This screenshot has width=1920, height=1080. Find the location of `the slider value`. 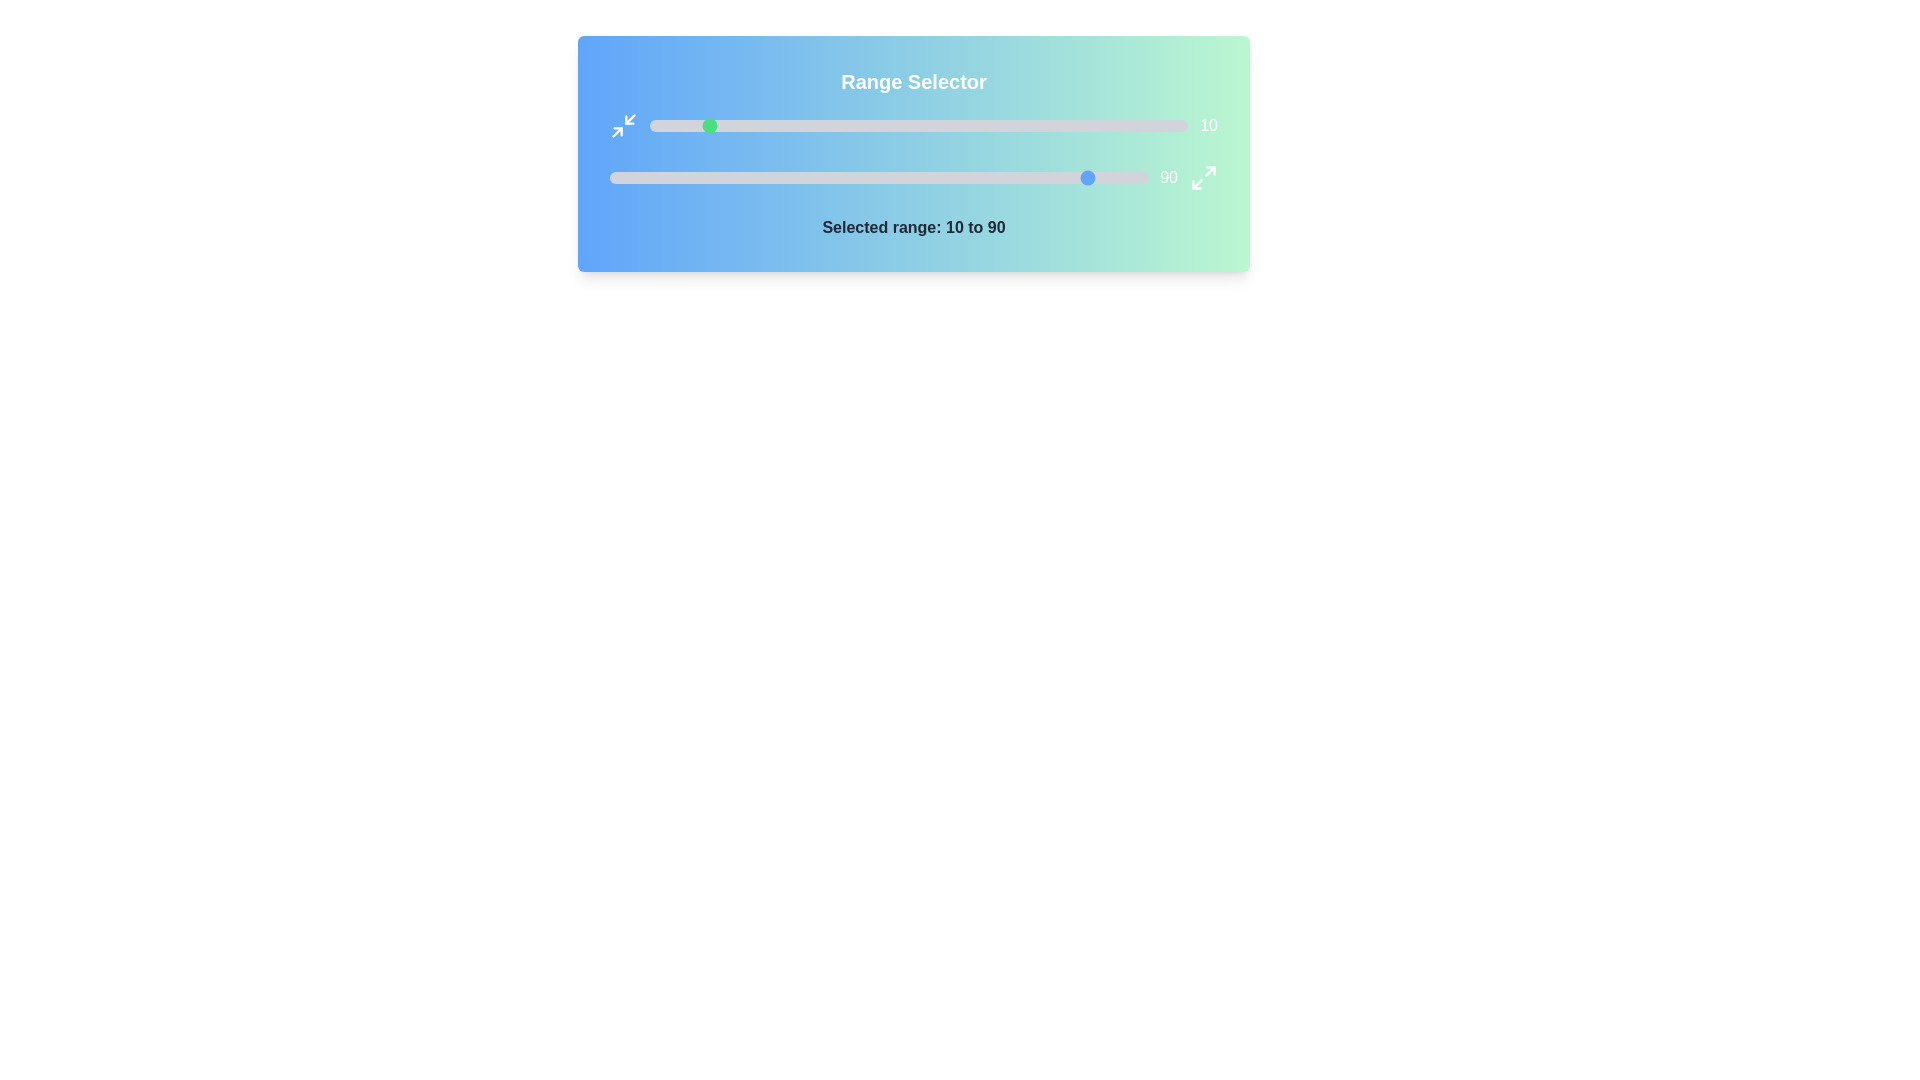

the slider value is located at coordinates (1061, 176).